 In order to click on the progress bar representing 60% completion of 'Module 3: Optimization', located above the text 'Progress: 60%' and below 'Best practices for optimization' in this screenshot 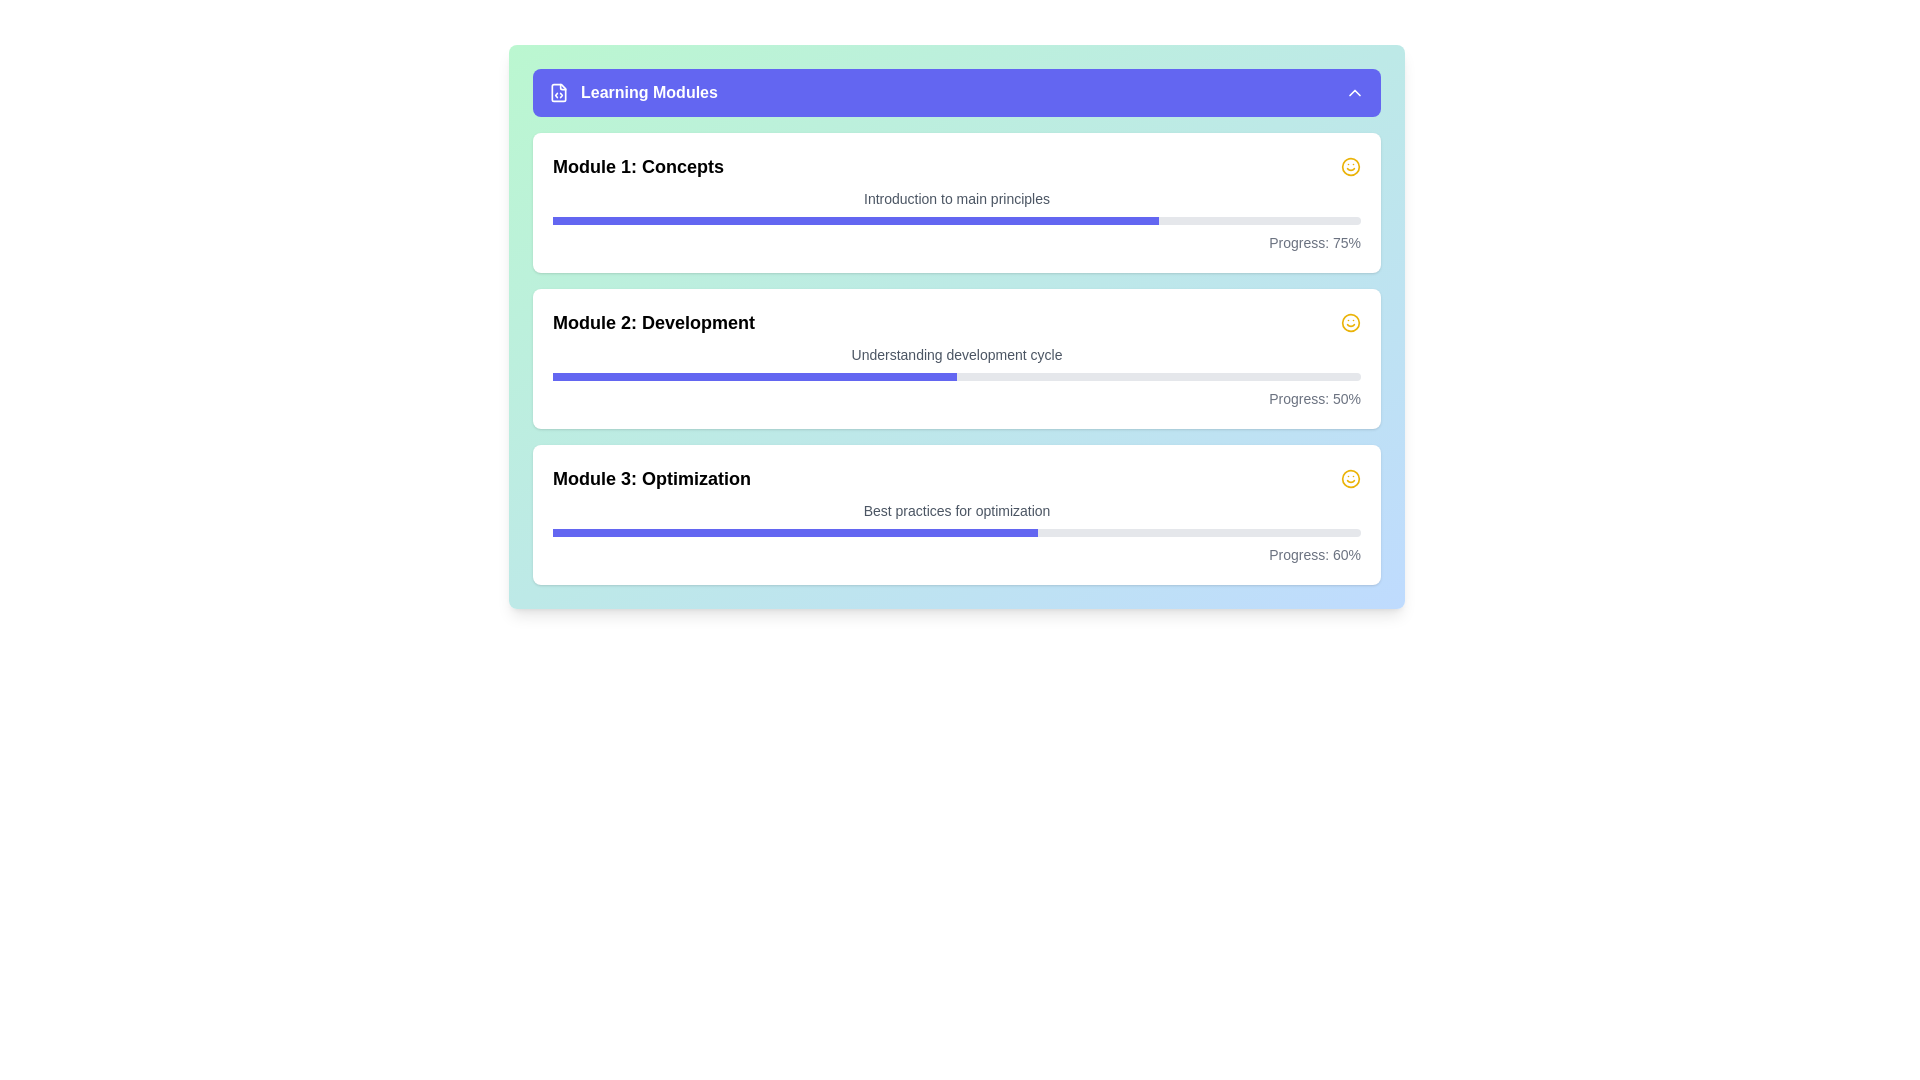, I will do `click(955, 531)`.